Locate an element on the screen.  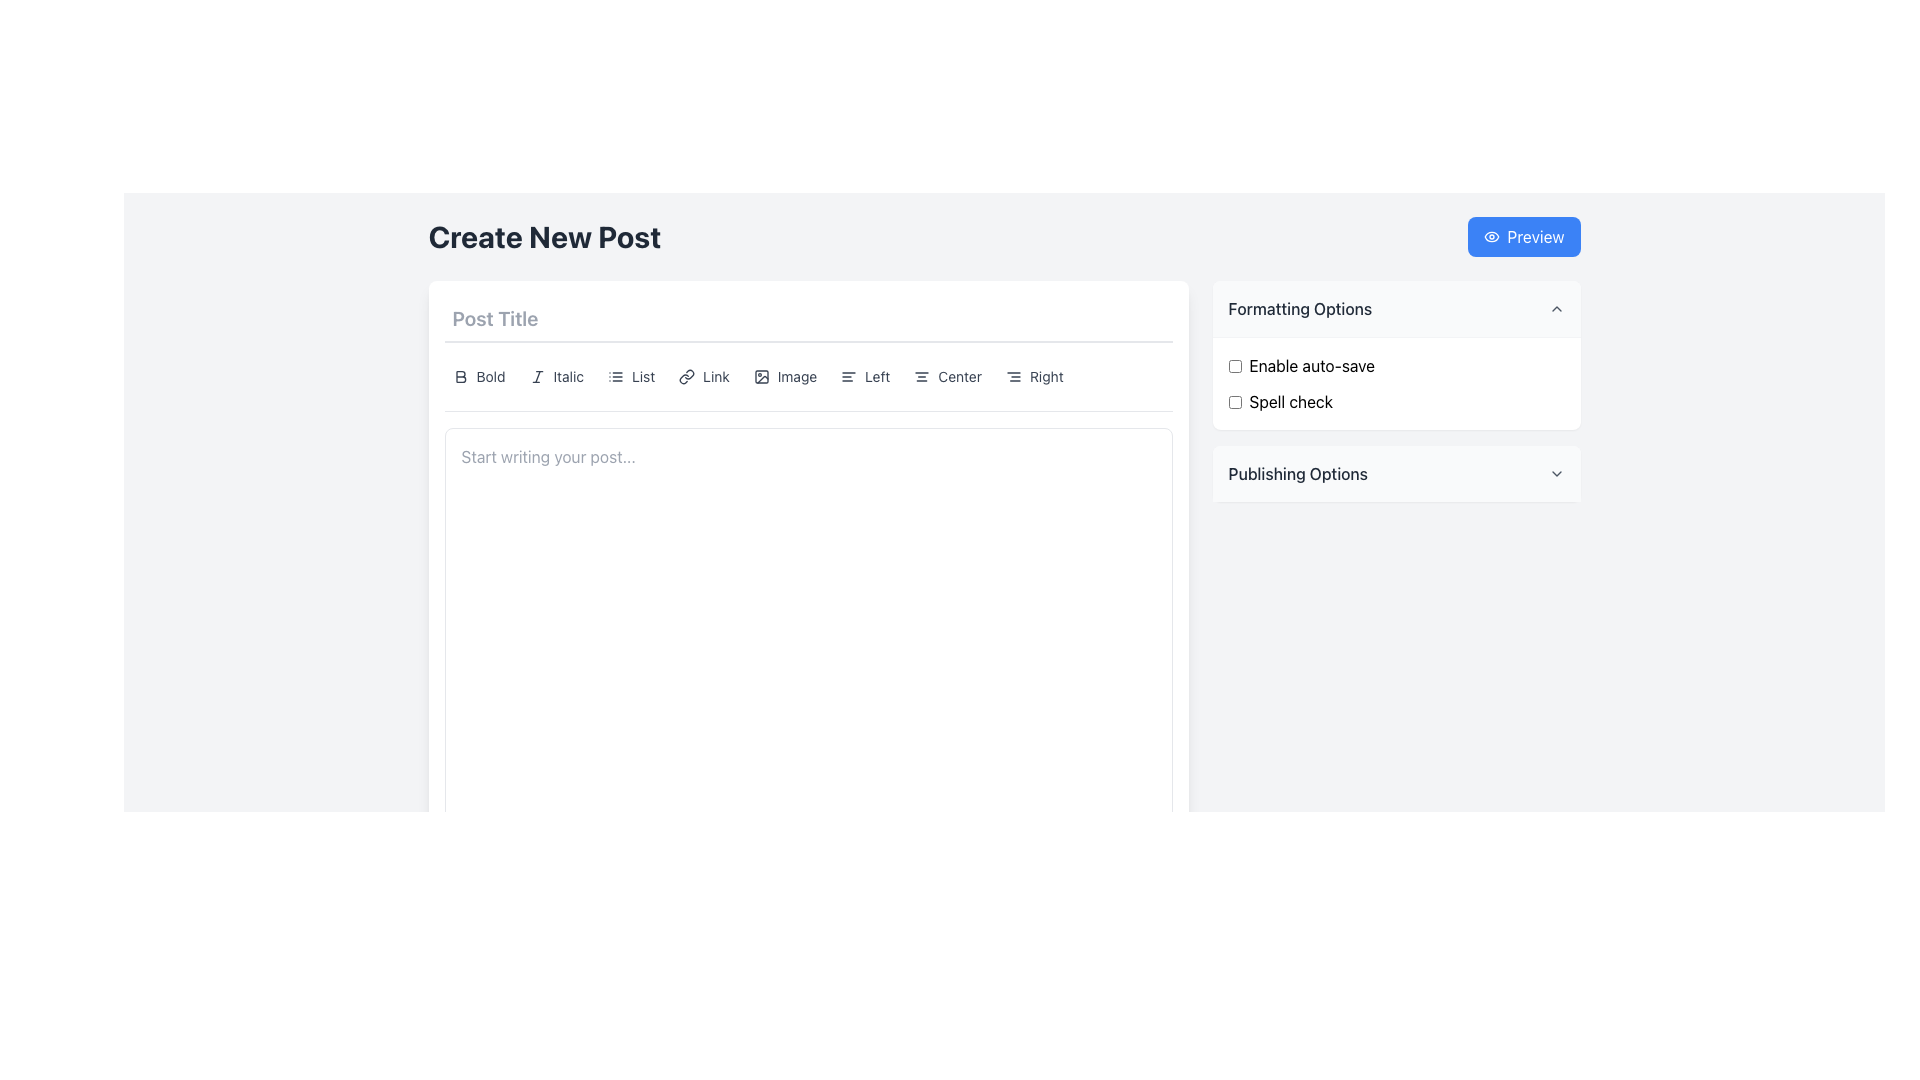
the checkbox labeled 'Spell check' is located at coordinates (1395, 383).